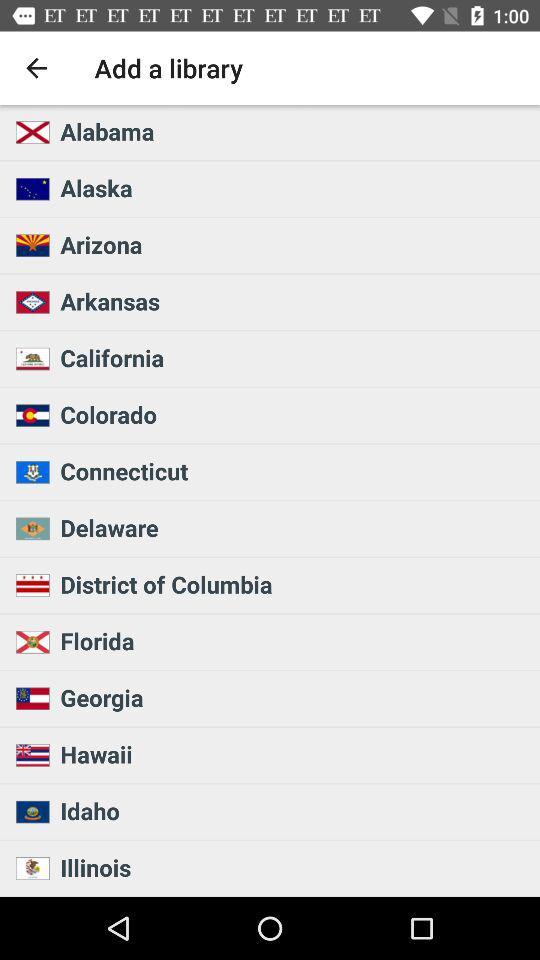 The width and height of the screenshot is (540, 960). Describe the element at coordinates (293, 188) in the screenshot. I see `alaska icon` at that location.